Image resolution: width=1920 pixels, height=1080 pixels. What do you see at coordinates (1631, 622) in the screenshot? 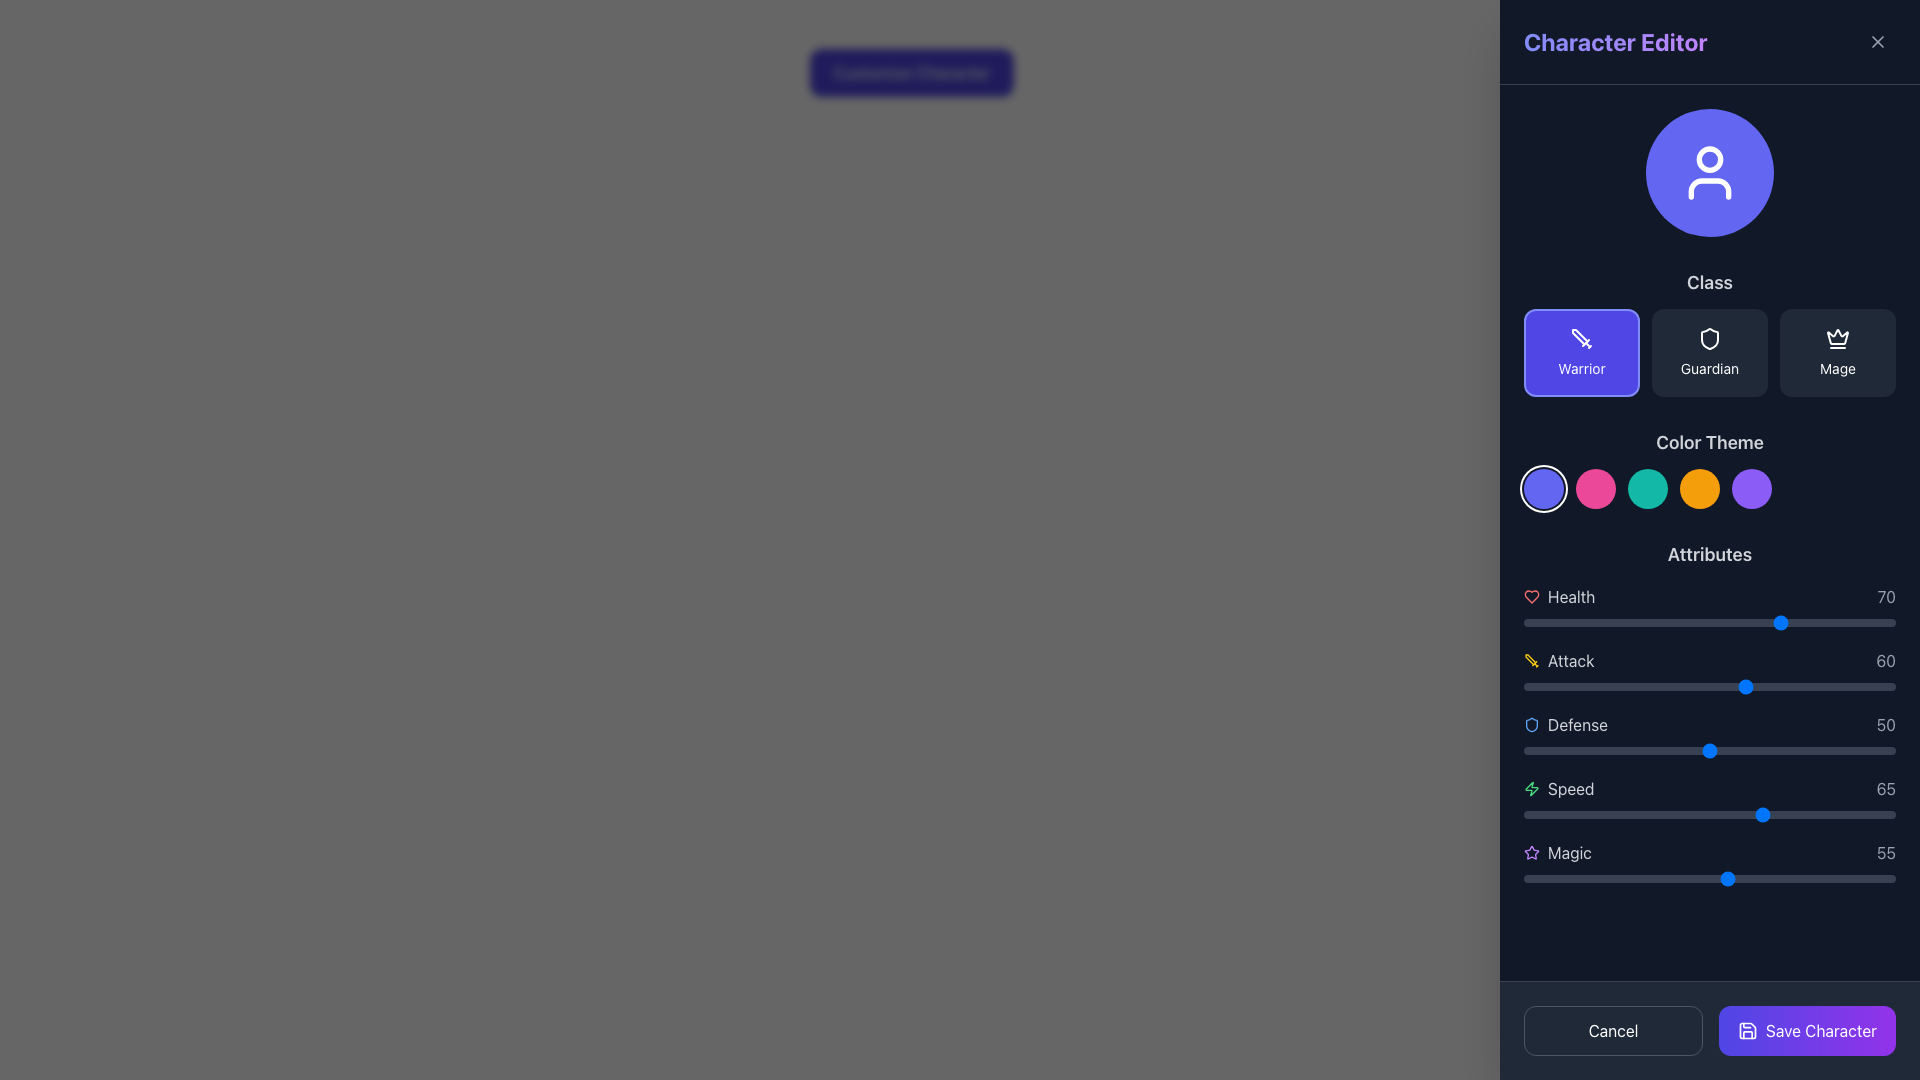
I see `health level` at bounding box center [1631, 622].